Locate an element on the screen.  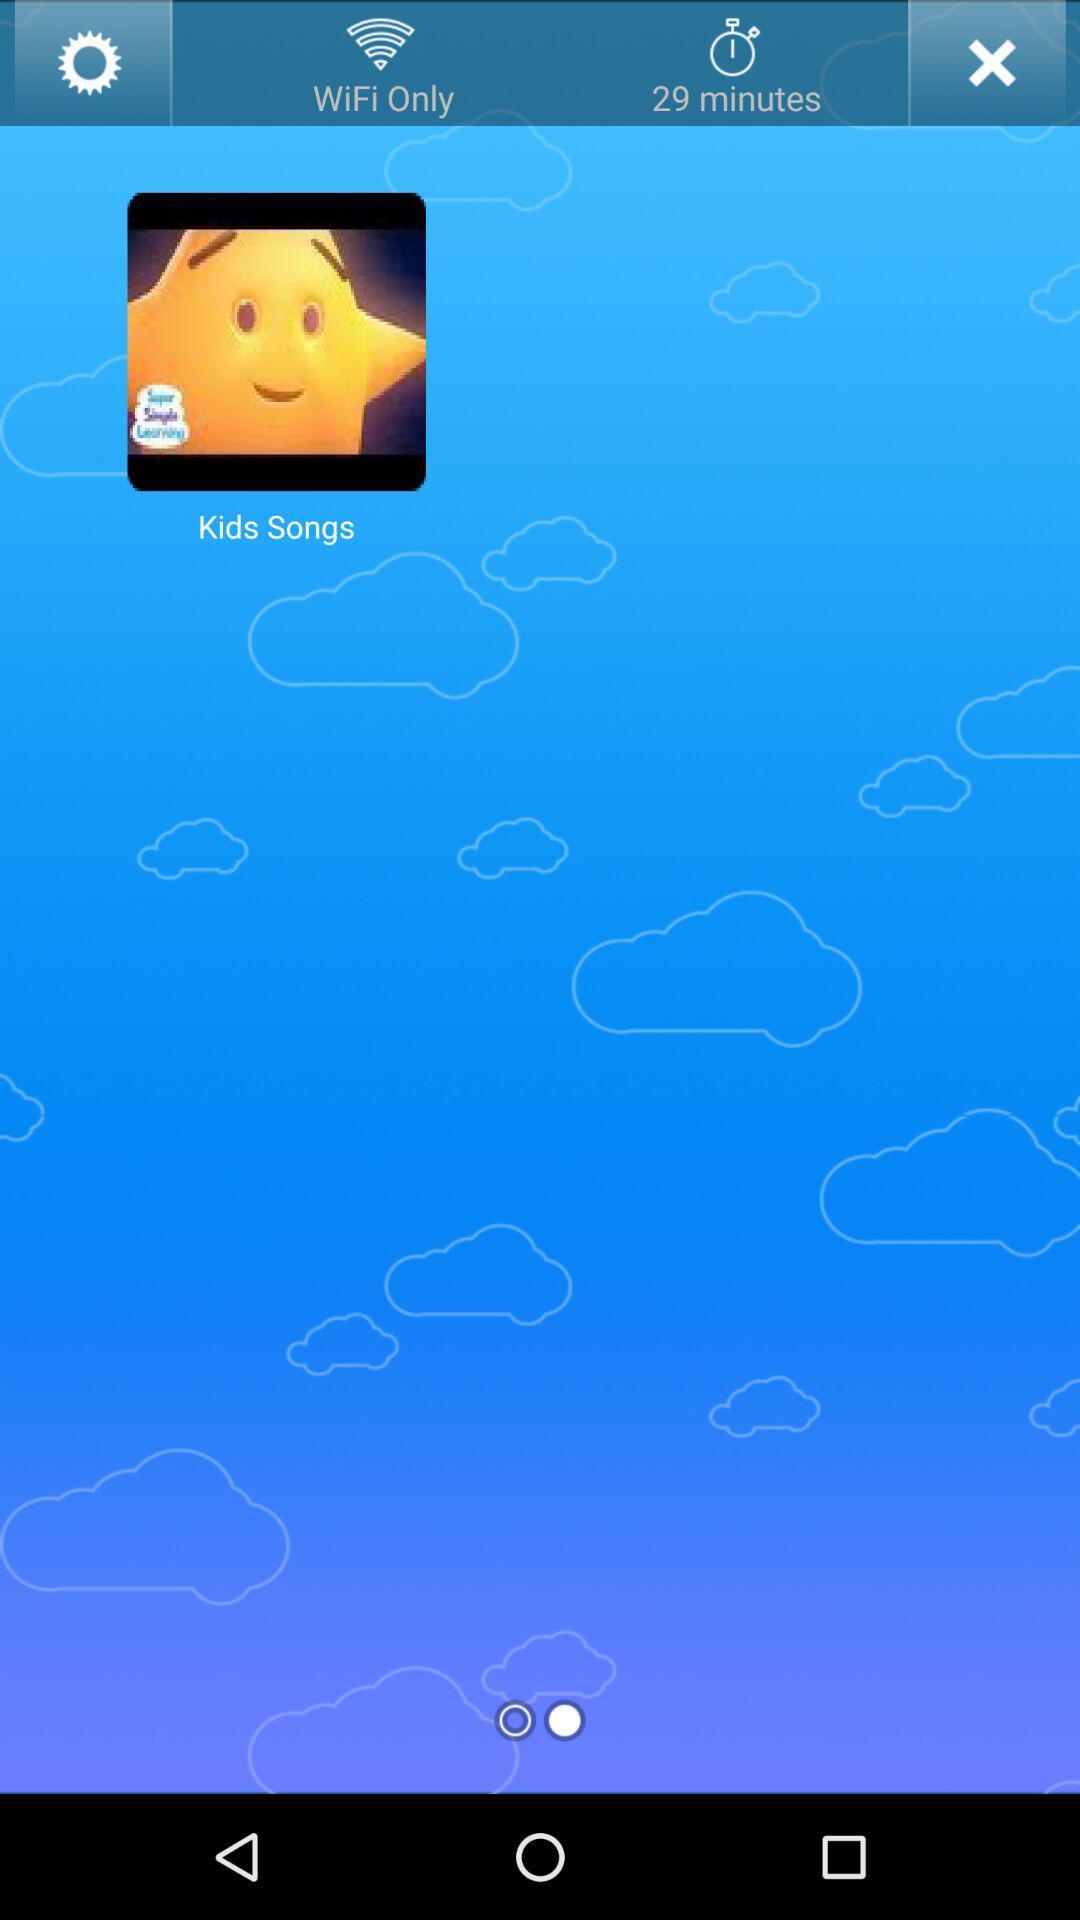
open kids songs is located at coordinates (276, 341).